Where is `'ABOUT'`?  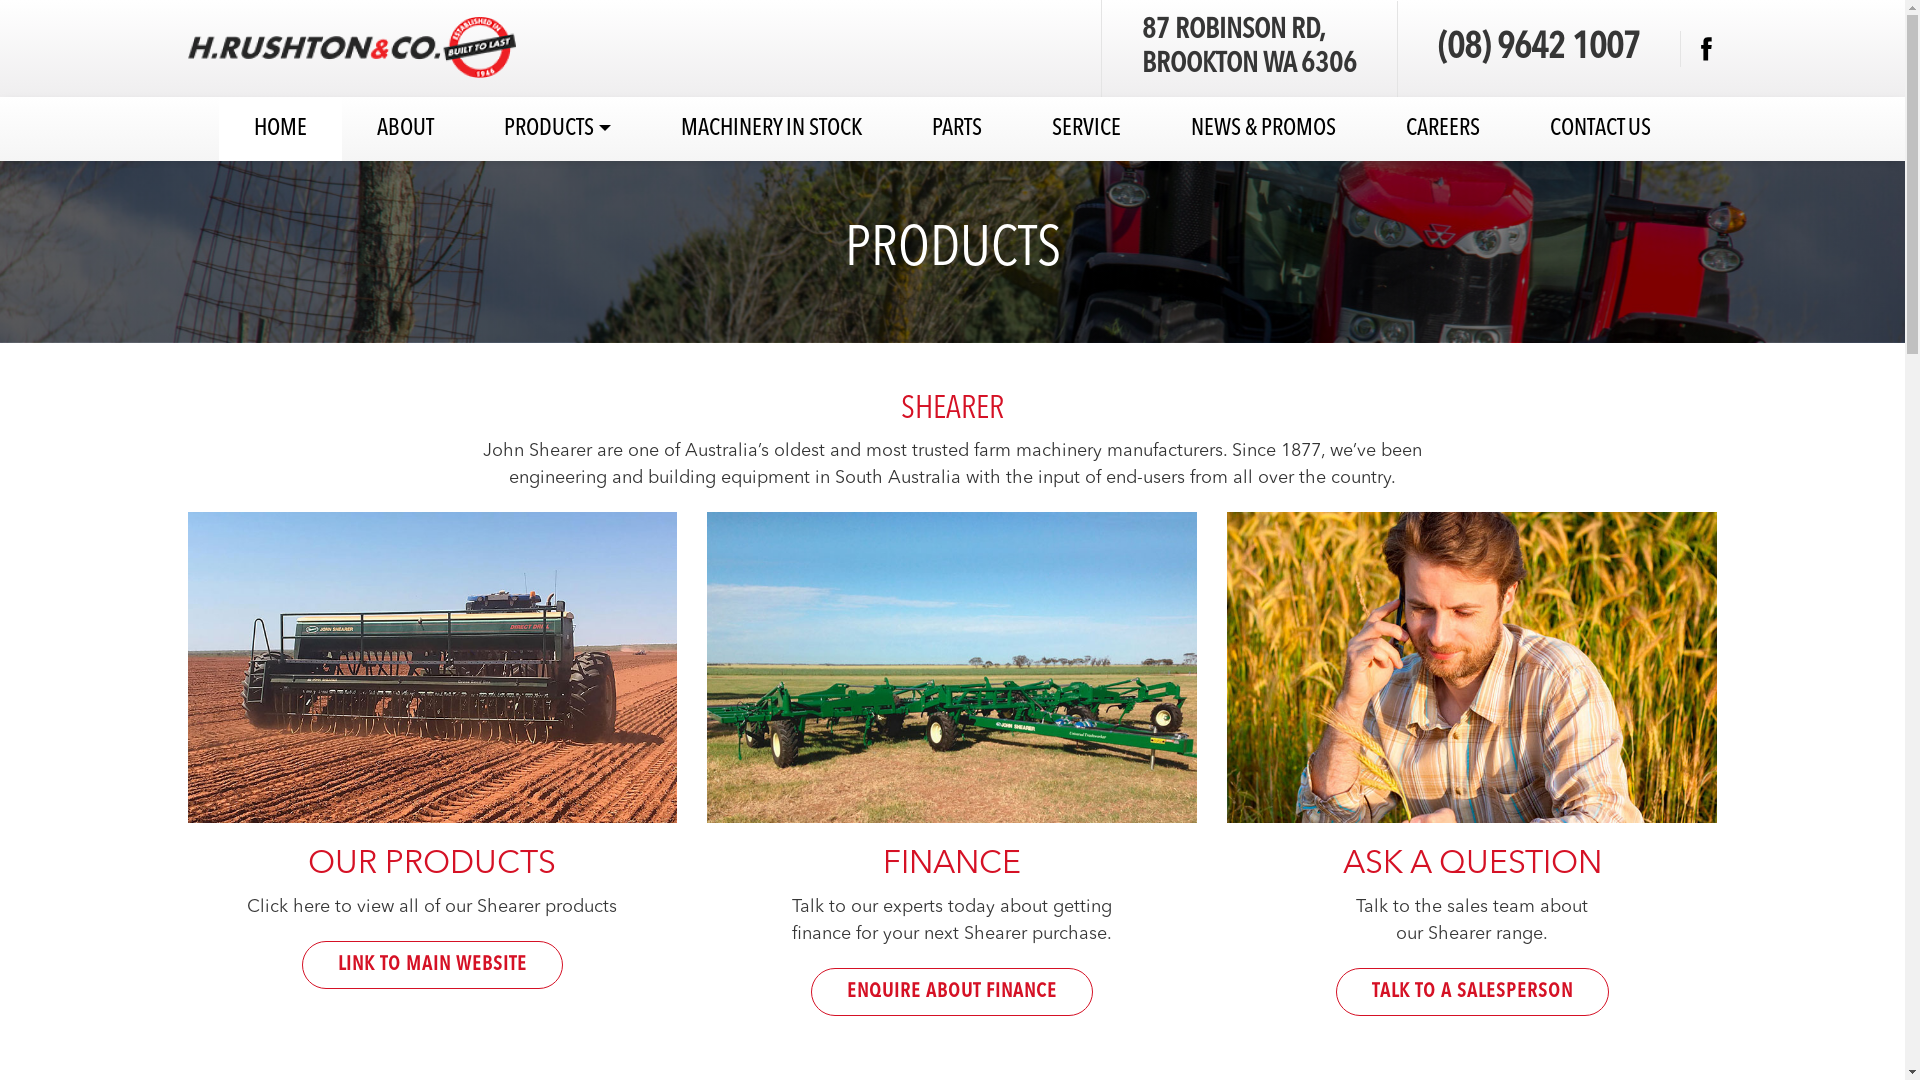 'ABOUT' is located at coordinates (404, 128).